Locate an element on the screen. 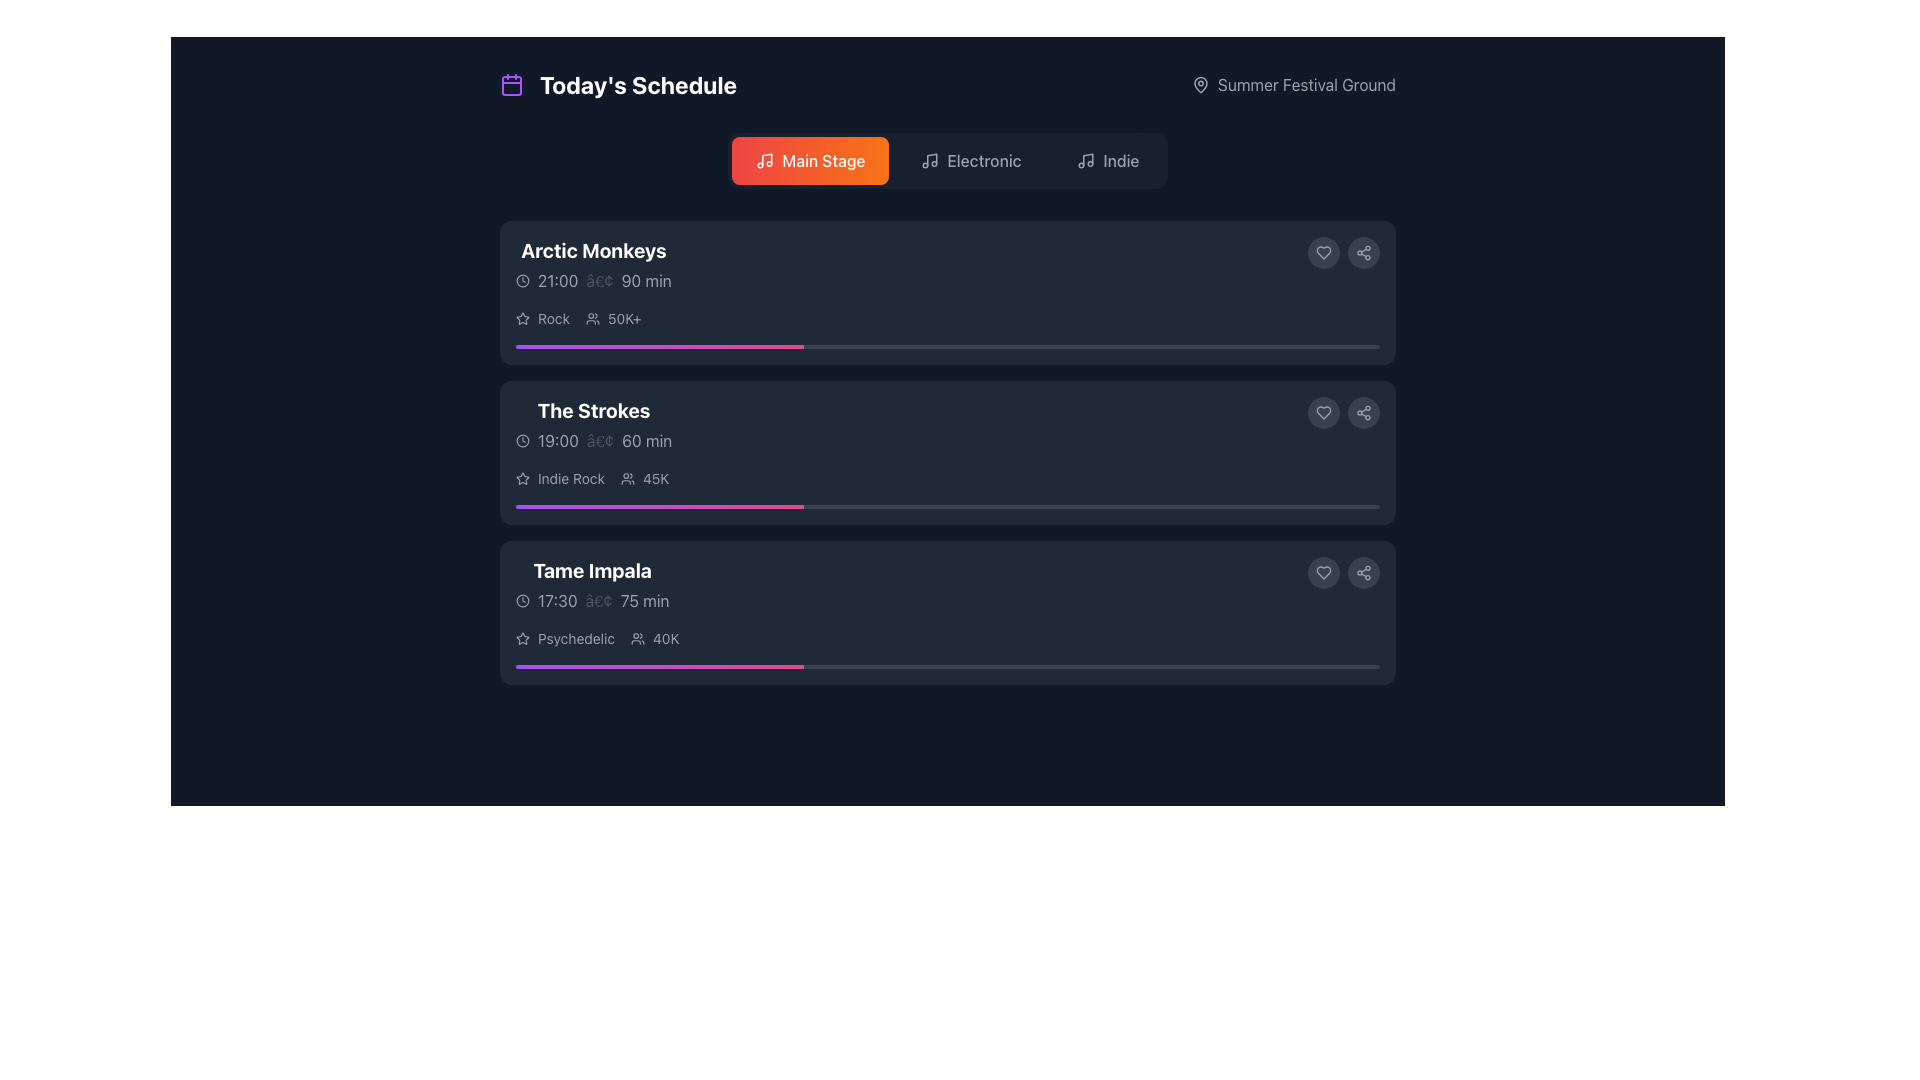 The image size is (1920, 1080). the share icon button located in the top-right corner of the Arctic Monkeys event card to share the content is located at coordinates (1362, 252).